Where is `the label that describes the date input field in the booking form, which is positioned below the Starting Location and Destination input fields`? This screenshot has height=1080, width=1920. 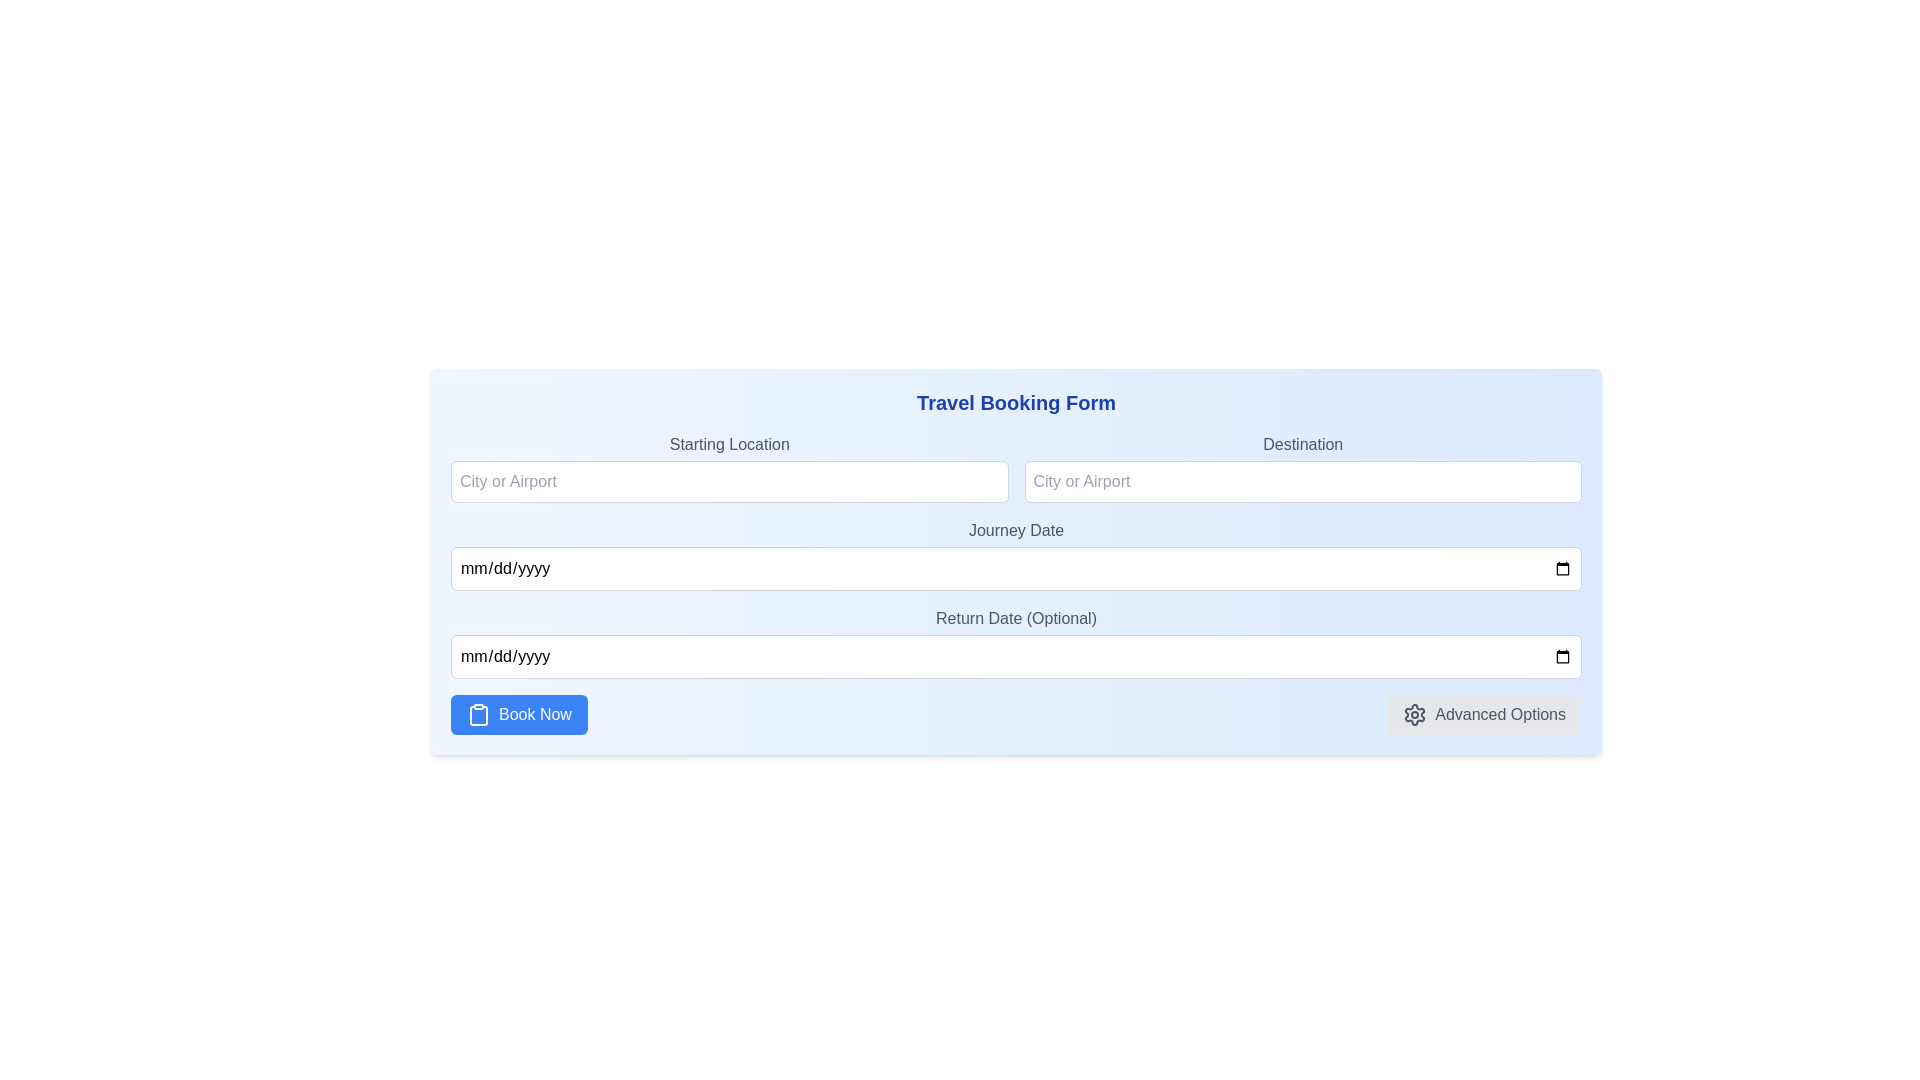
the label that describes the date input field in the booking form, which is positioned below the Starting Location and Destination input fields is located at coordinates (1016, 529).